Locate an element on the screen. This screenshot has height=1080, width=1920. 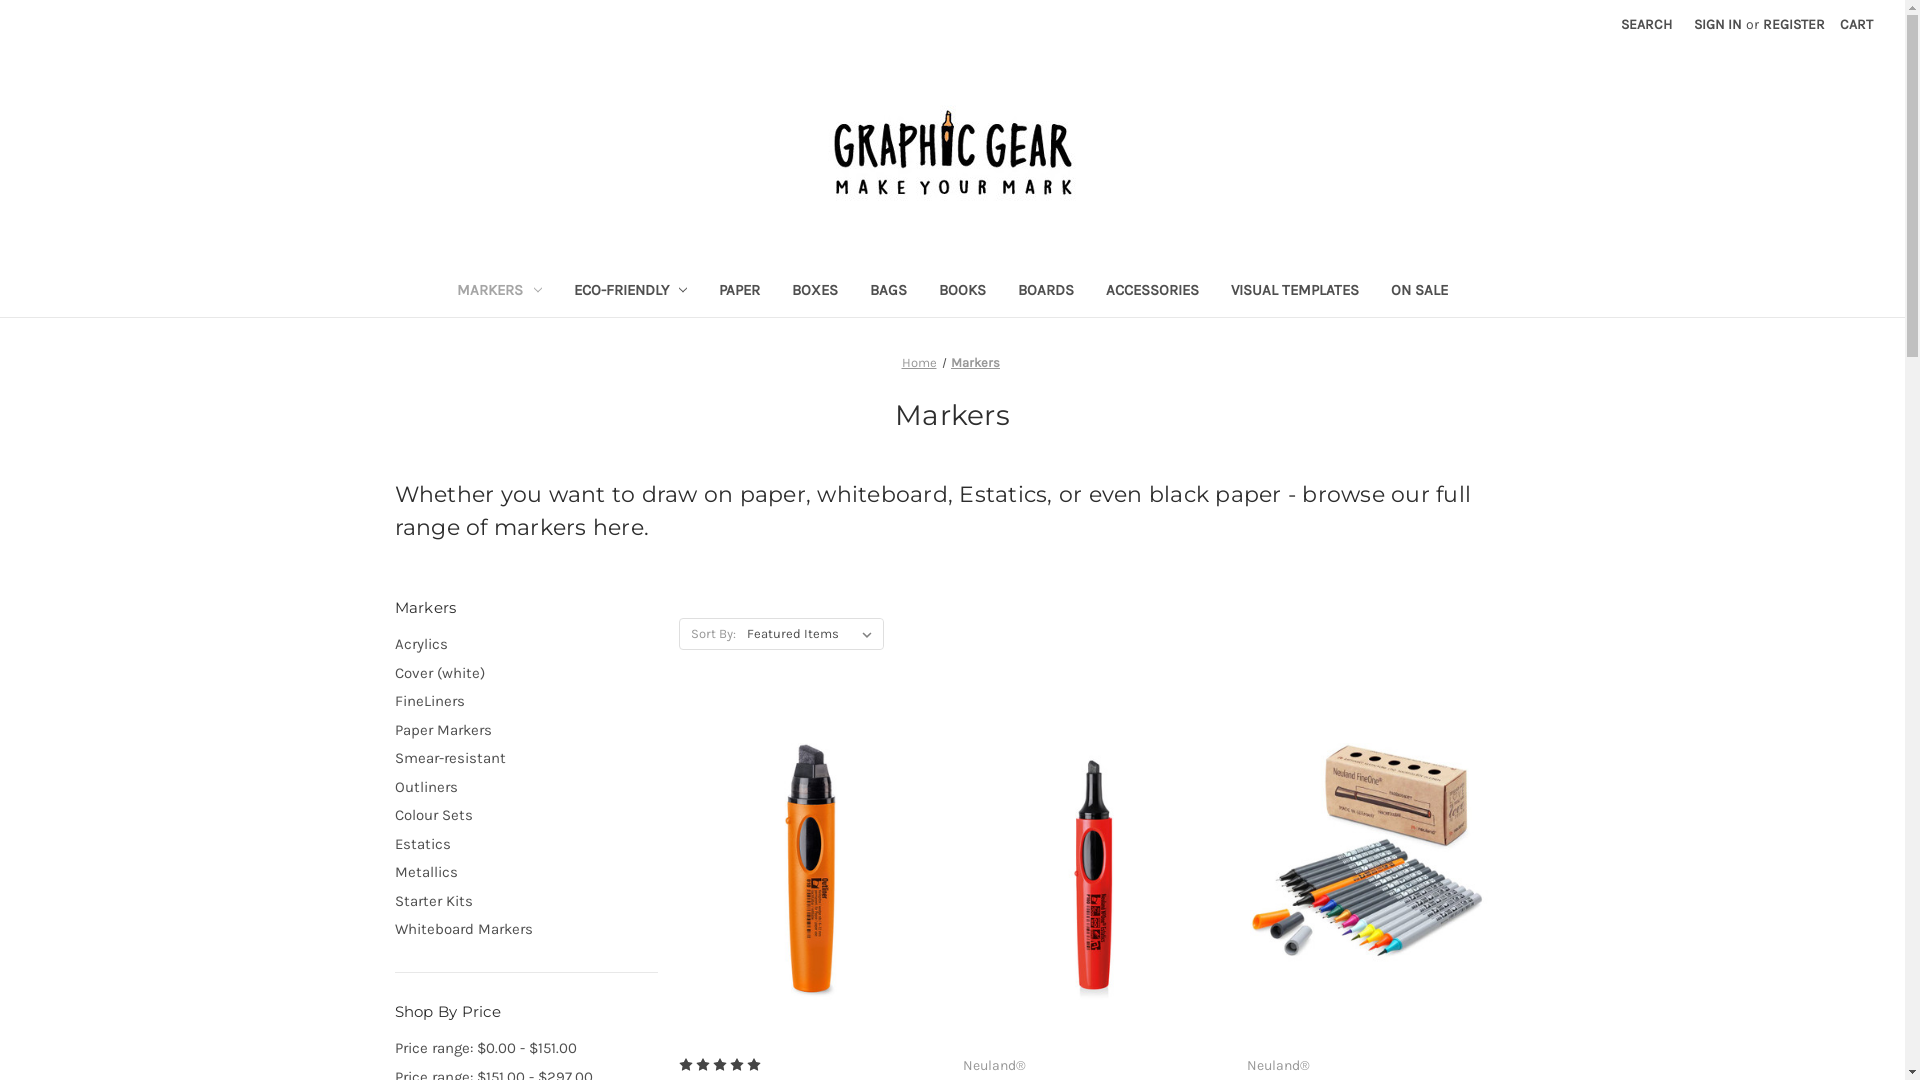
'BOXES' is located at coordinates (775, 292).